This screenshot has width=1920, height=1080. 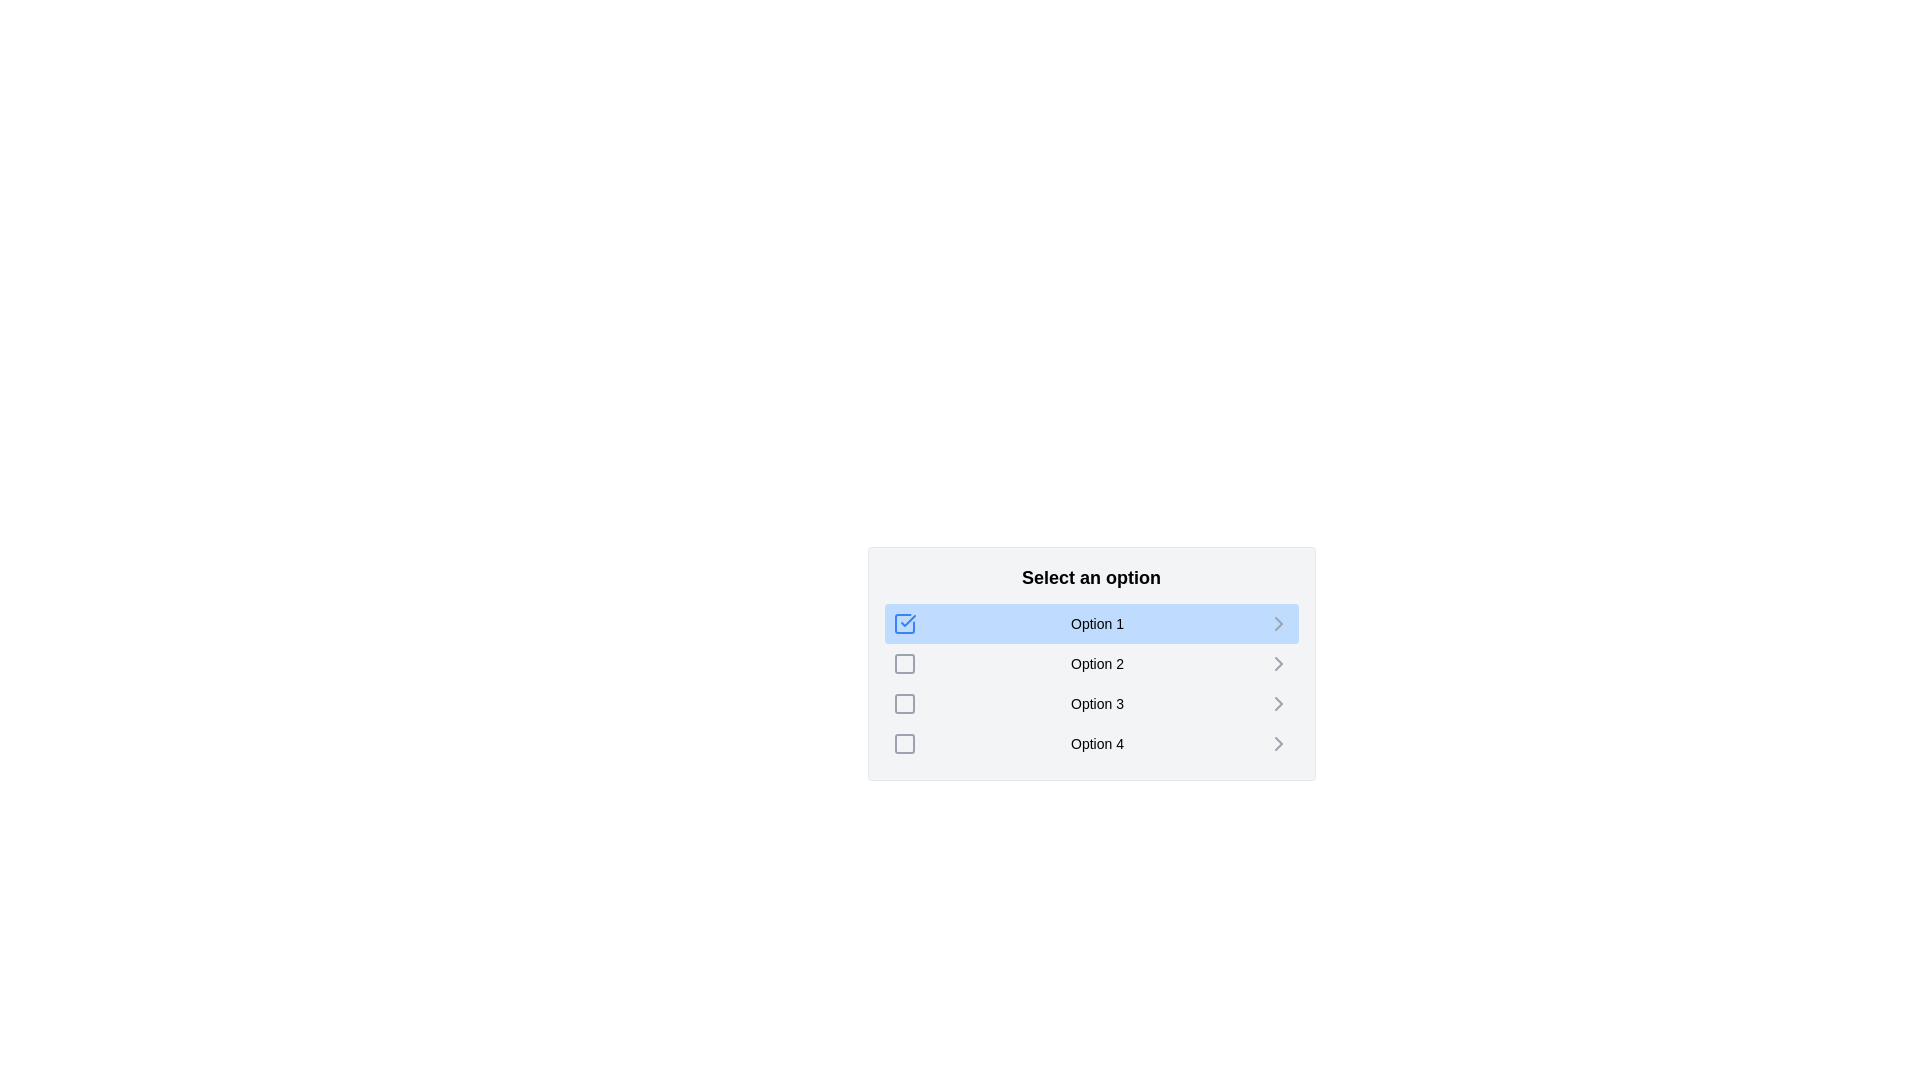 What do you see at coordinates (1096, 703) in the screenshot?
I see `the text label located in the third row of the options list under 'Select an option', which is positioned to the right of a checkbox and to the left of a right-pointing arrow icon` at bounding box center [1096, 703].